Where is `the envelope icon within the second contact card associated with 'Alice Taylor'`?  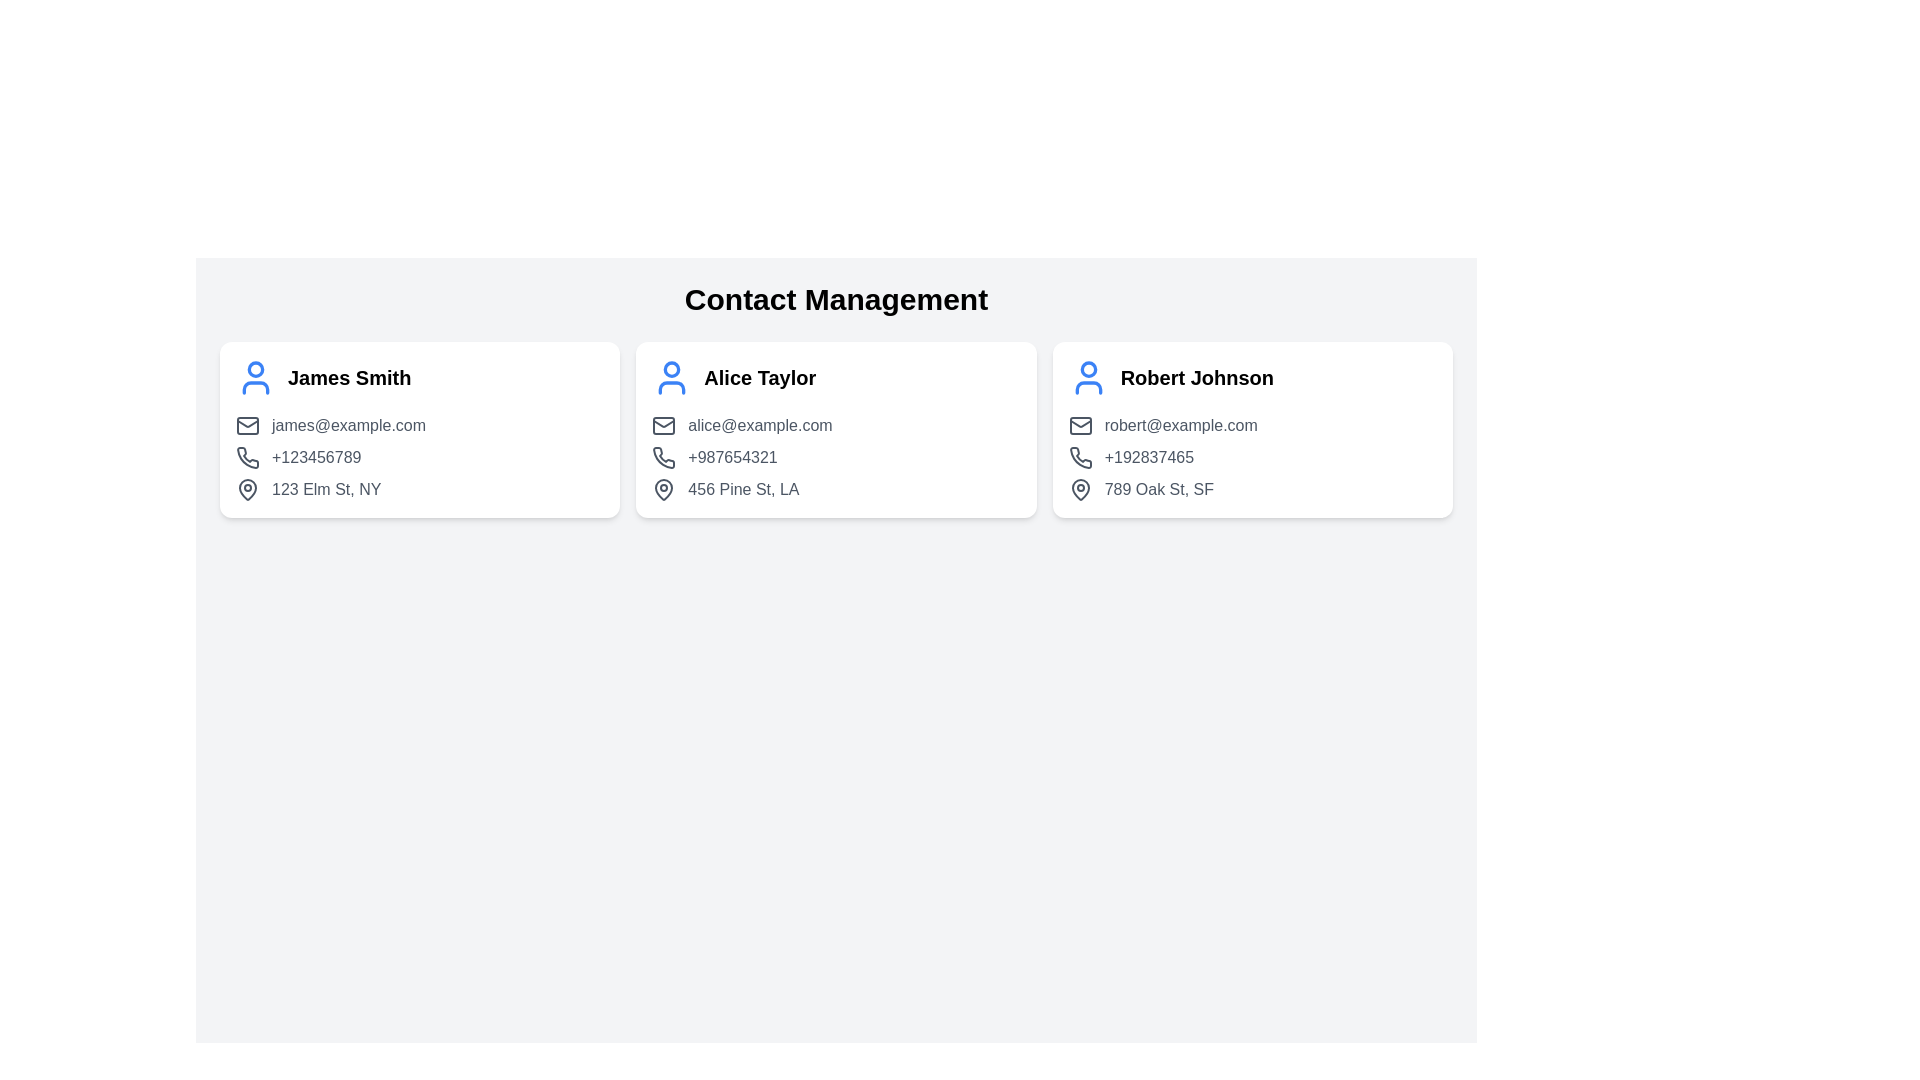 the envelope icon within the second contact card associated with 'Alice Taylor' is located at coordinates (664, 424).